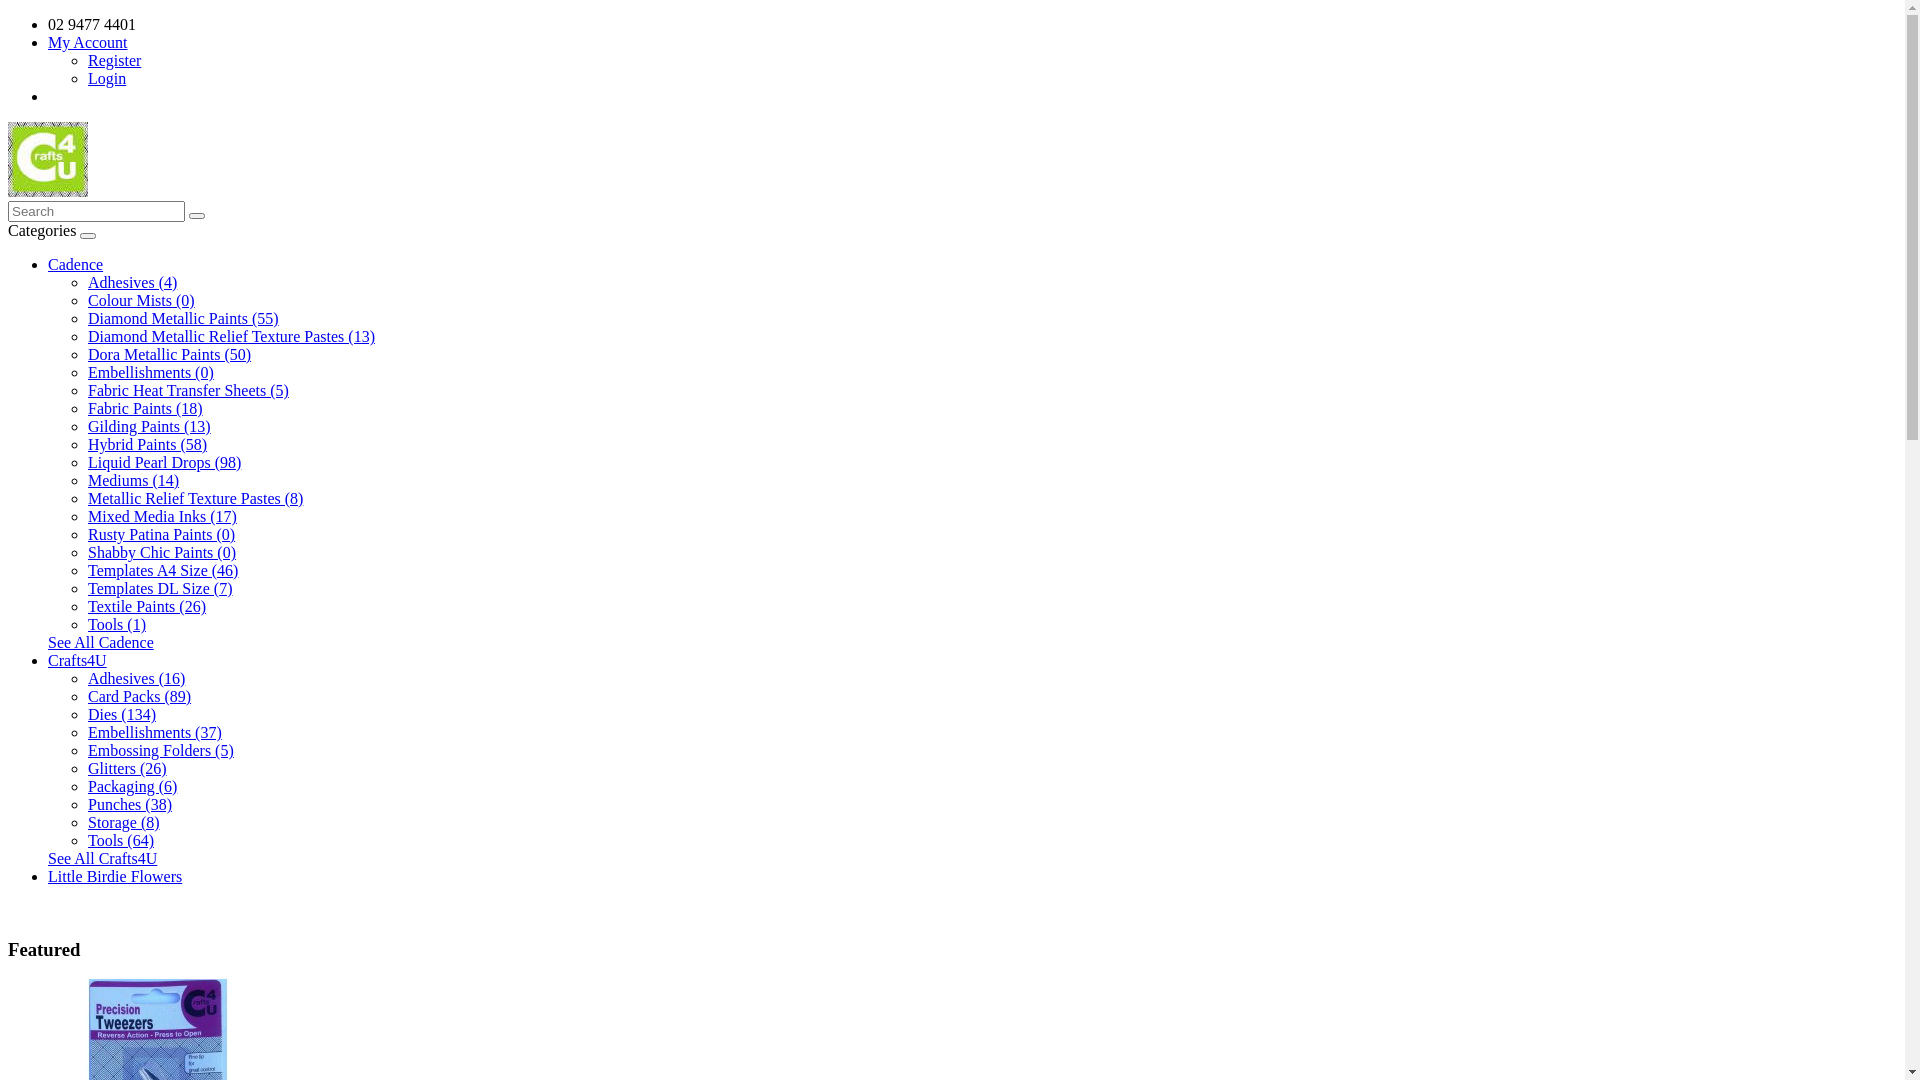 The width and height of the screenshot is (1920, 1080). Describe the element at coordinates (113, 59) in the screenshot. I see `'Register'` at that location.